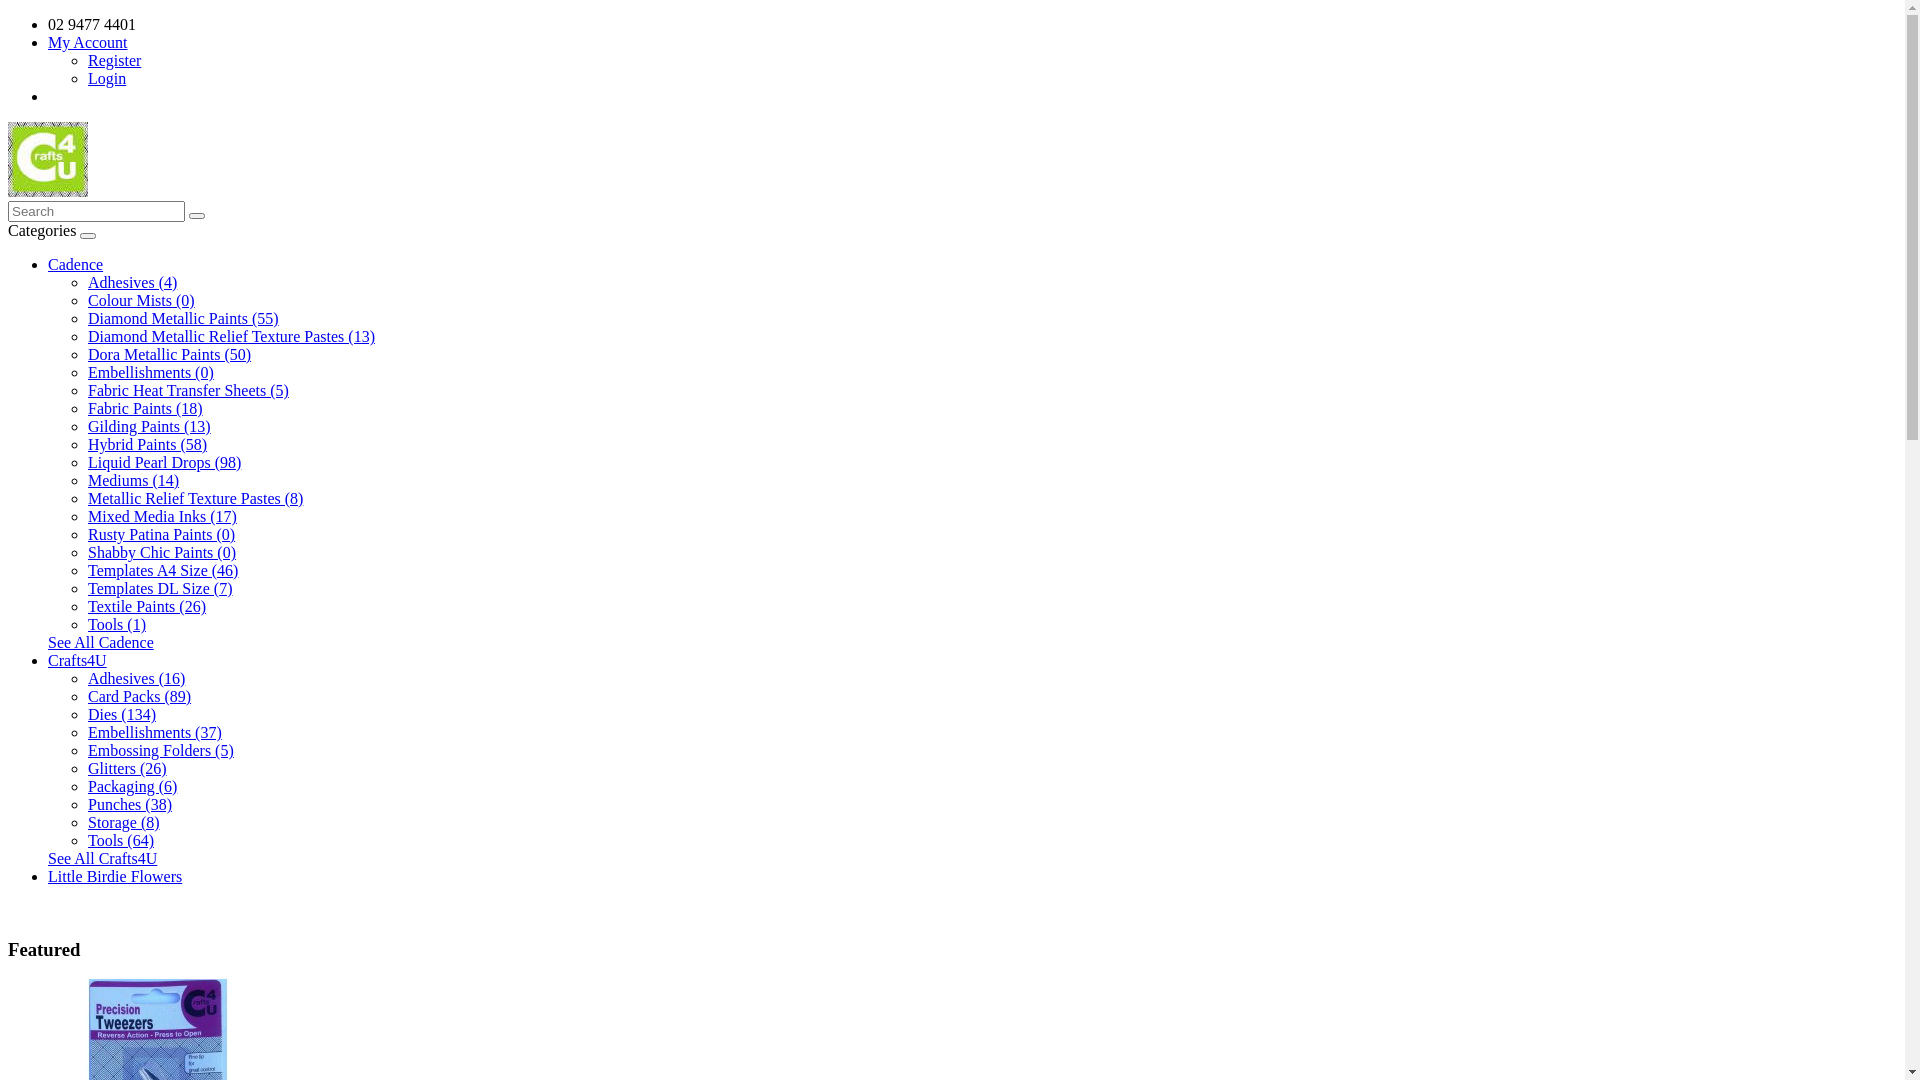 The width and height of the screenshot is (1920, 1080). Describe the element at coordinates (113, 59) in the screenshot. I see `'Register'` at that location.